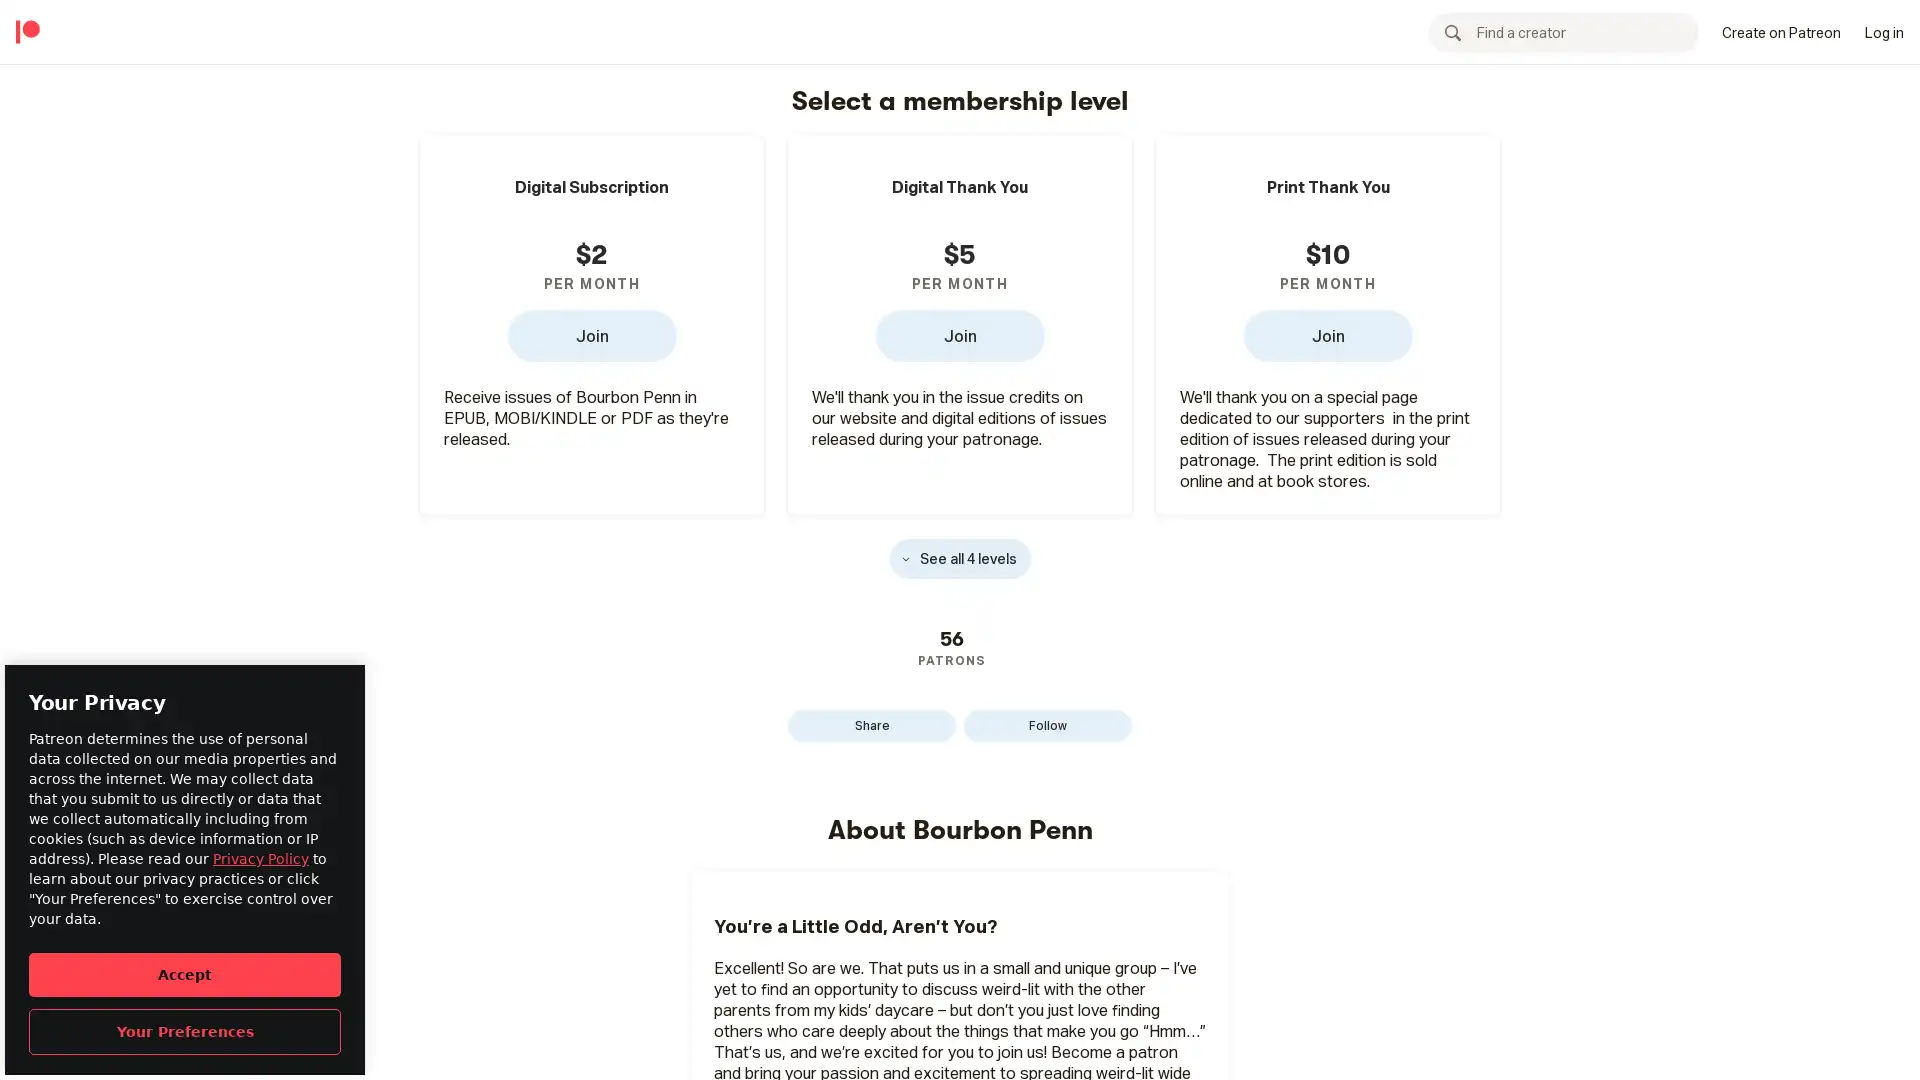 The image size is (1920, 1080). I want to click on Digital Subscription Join, so click(590, 334).